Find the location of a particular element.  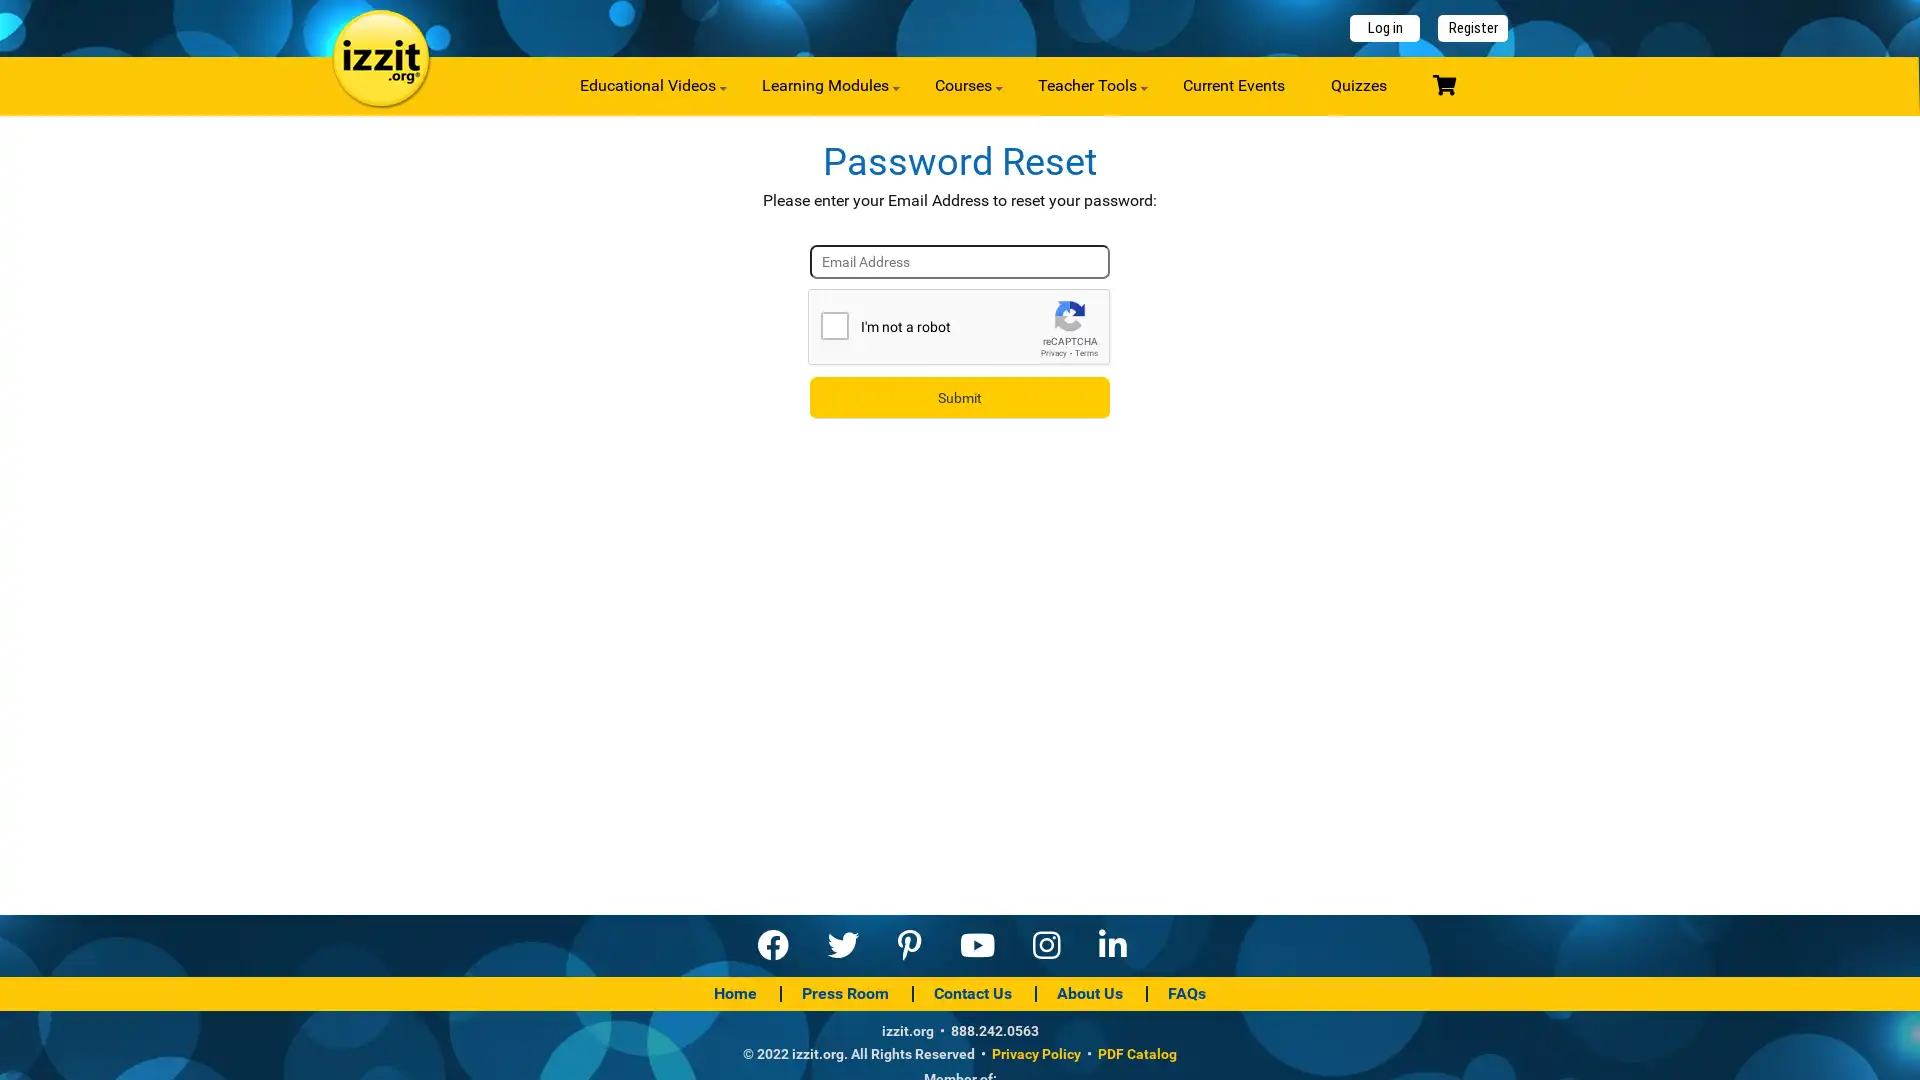

Log in is located at coordinates (1384, 28).